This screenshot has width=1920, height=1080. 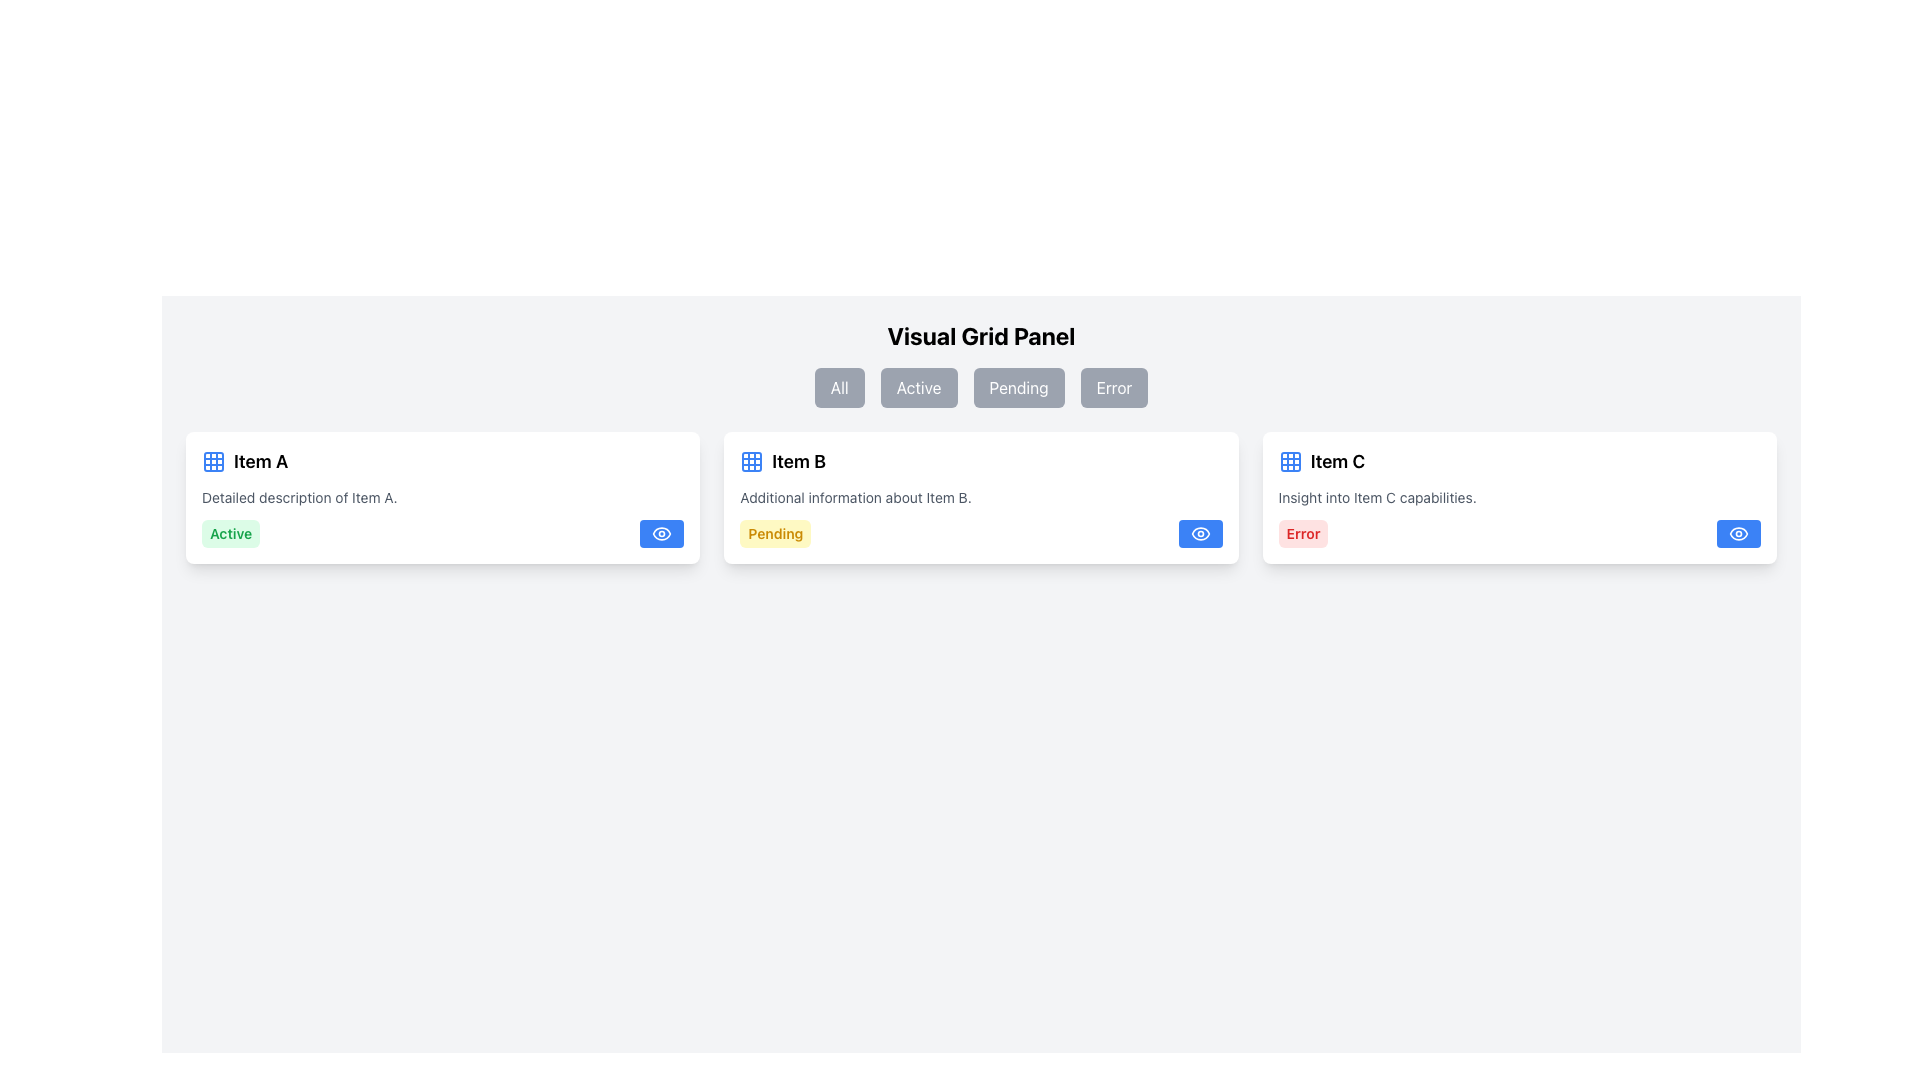 What do you see at coordinates (214, 462) in the screenshot?
I see `the blue square icon with a grid structure located to the left of the 'Item A' label in the Visual Grid Panel` at bounding box center [214, 462].